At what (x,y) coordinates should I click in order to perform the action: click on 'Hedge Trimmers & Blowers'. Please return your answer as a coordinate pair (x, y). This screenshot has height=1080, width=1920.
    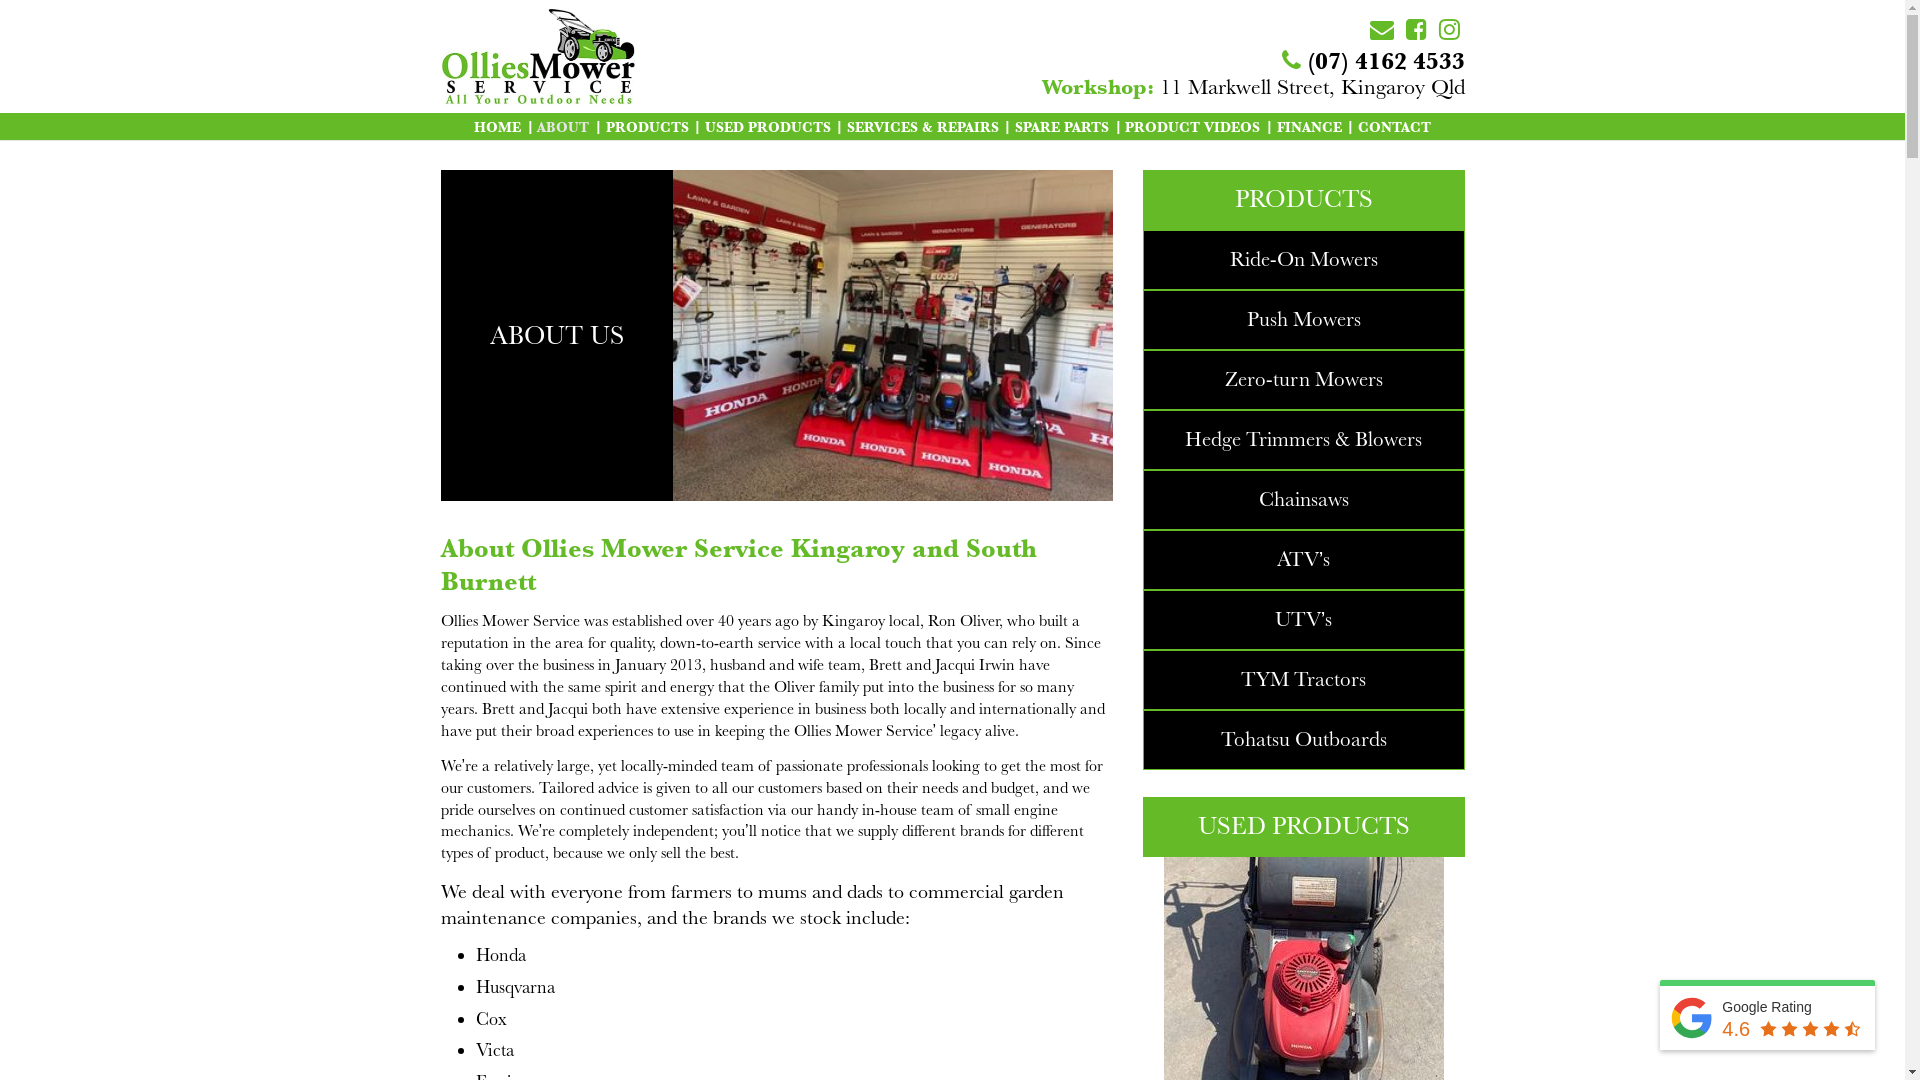
    Looking at the image, I should click on (1185, 438).